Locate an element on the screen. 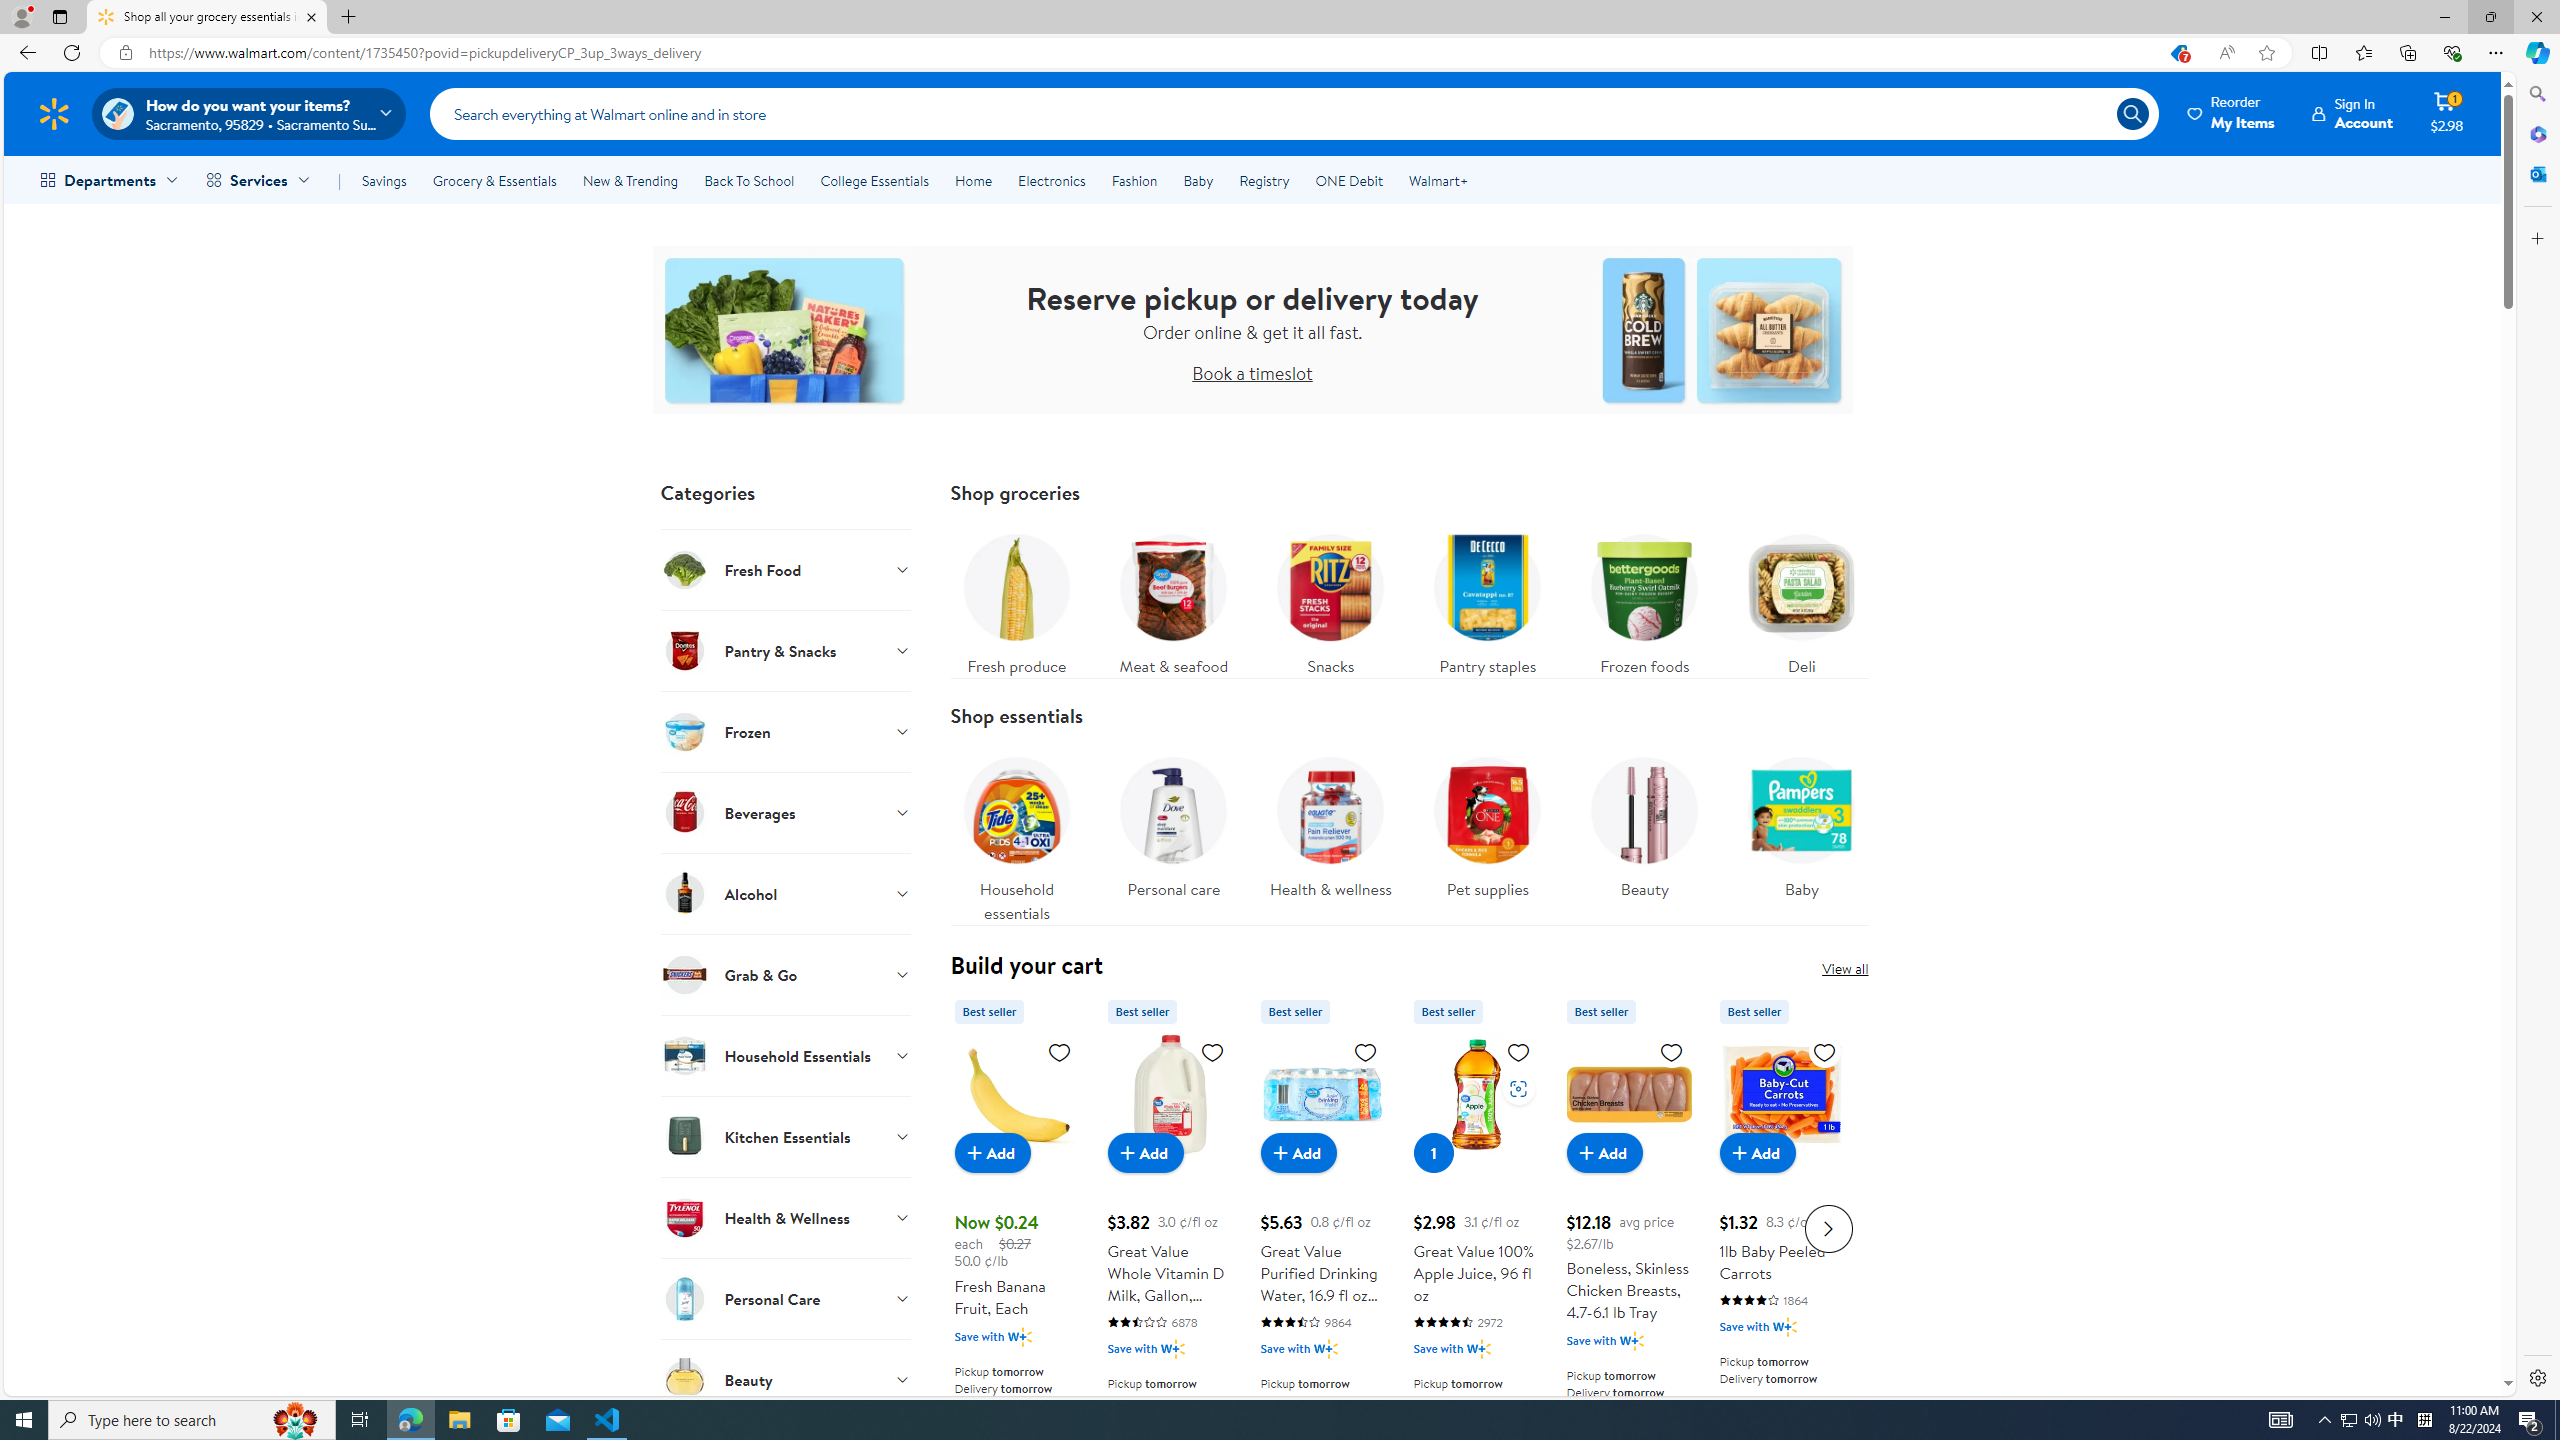 The image size is (2560, 1440). 'Cart contains 1 item Total Amount $2.98' is located at coordinates (2446, 112).